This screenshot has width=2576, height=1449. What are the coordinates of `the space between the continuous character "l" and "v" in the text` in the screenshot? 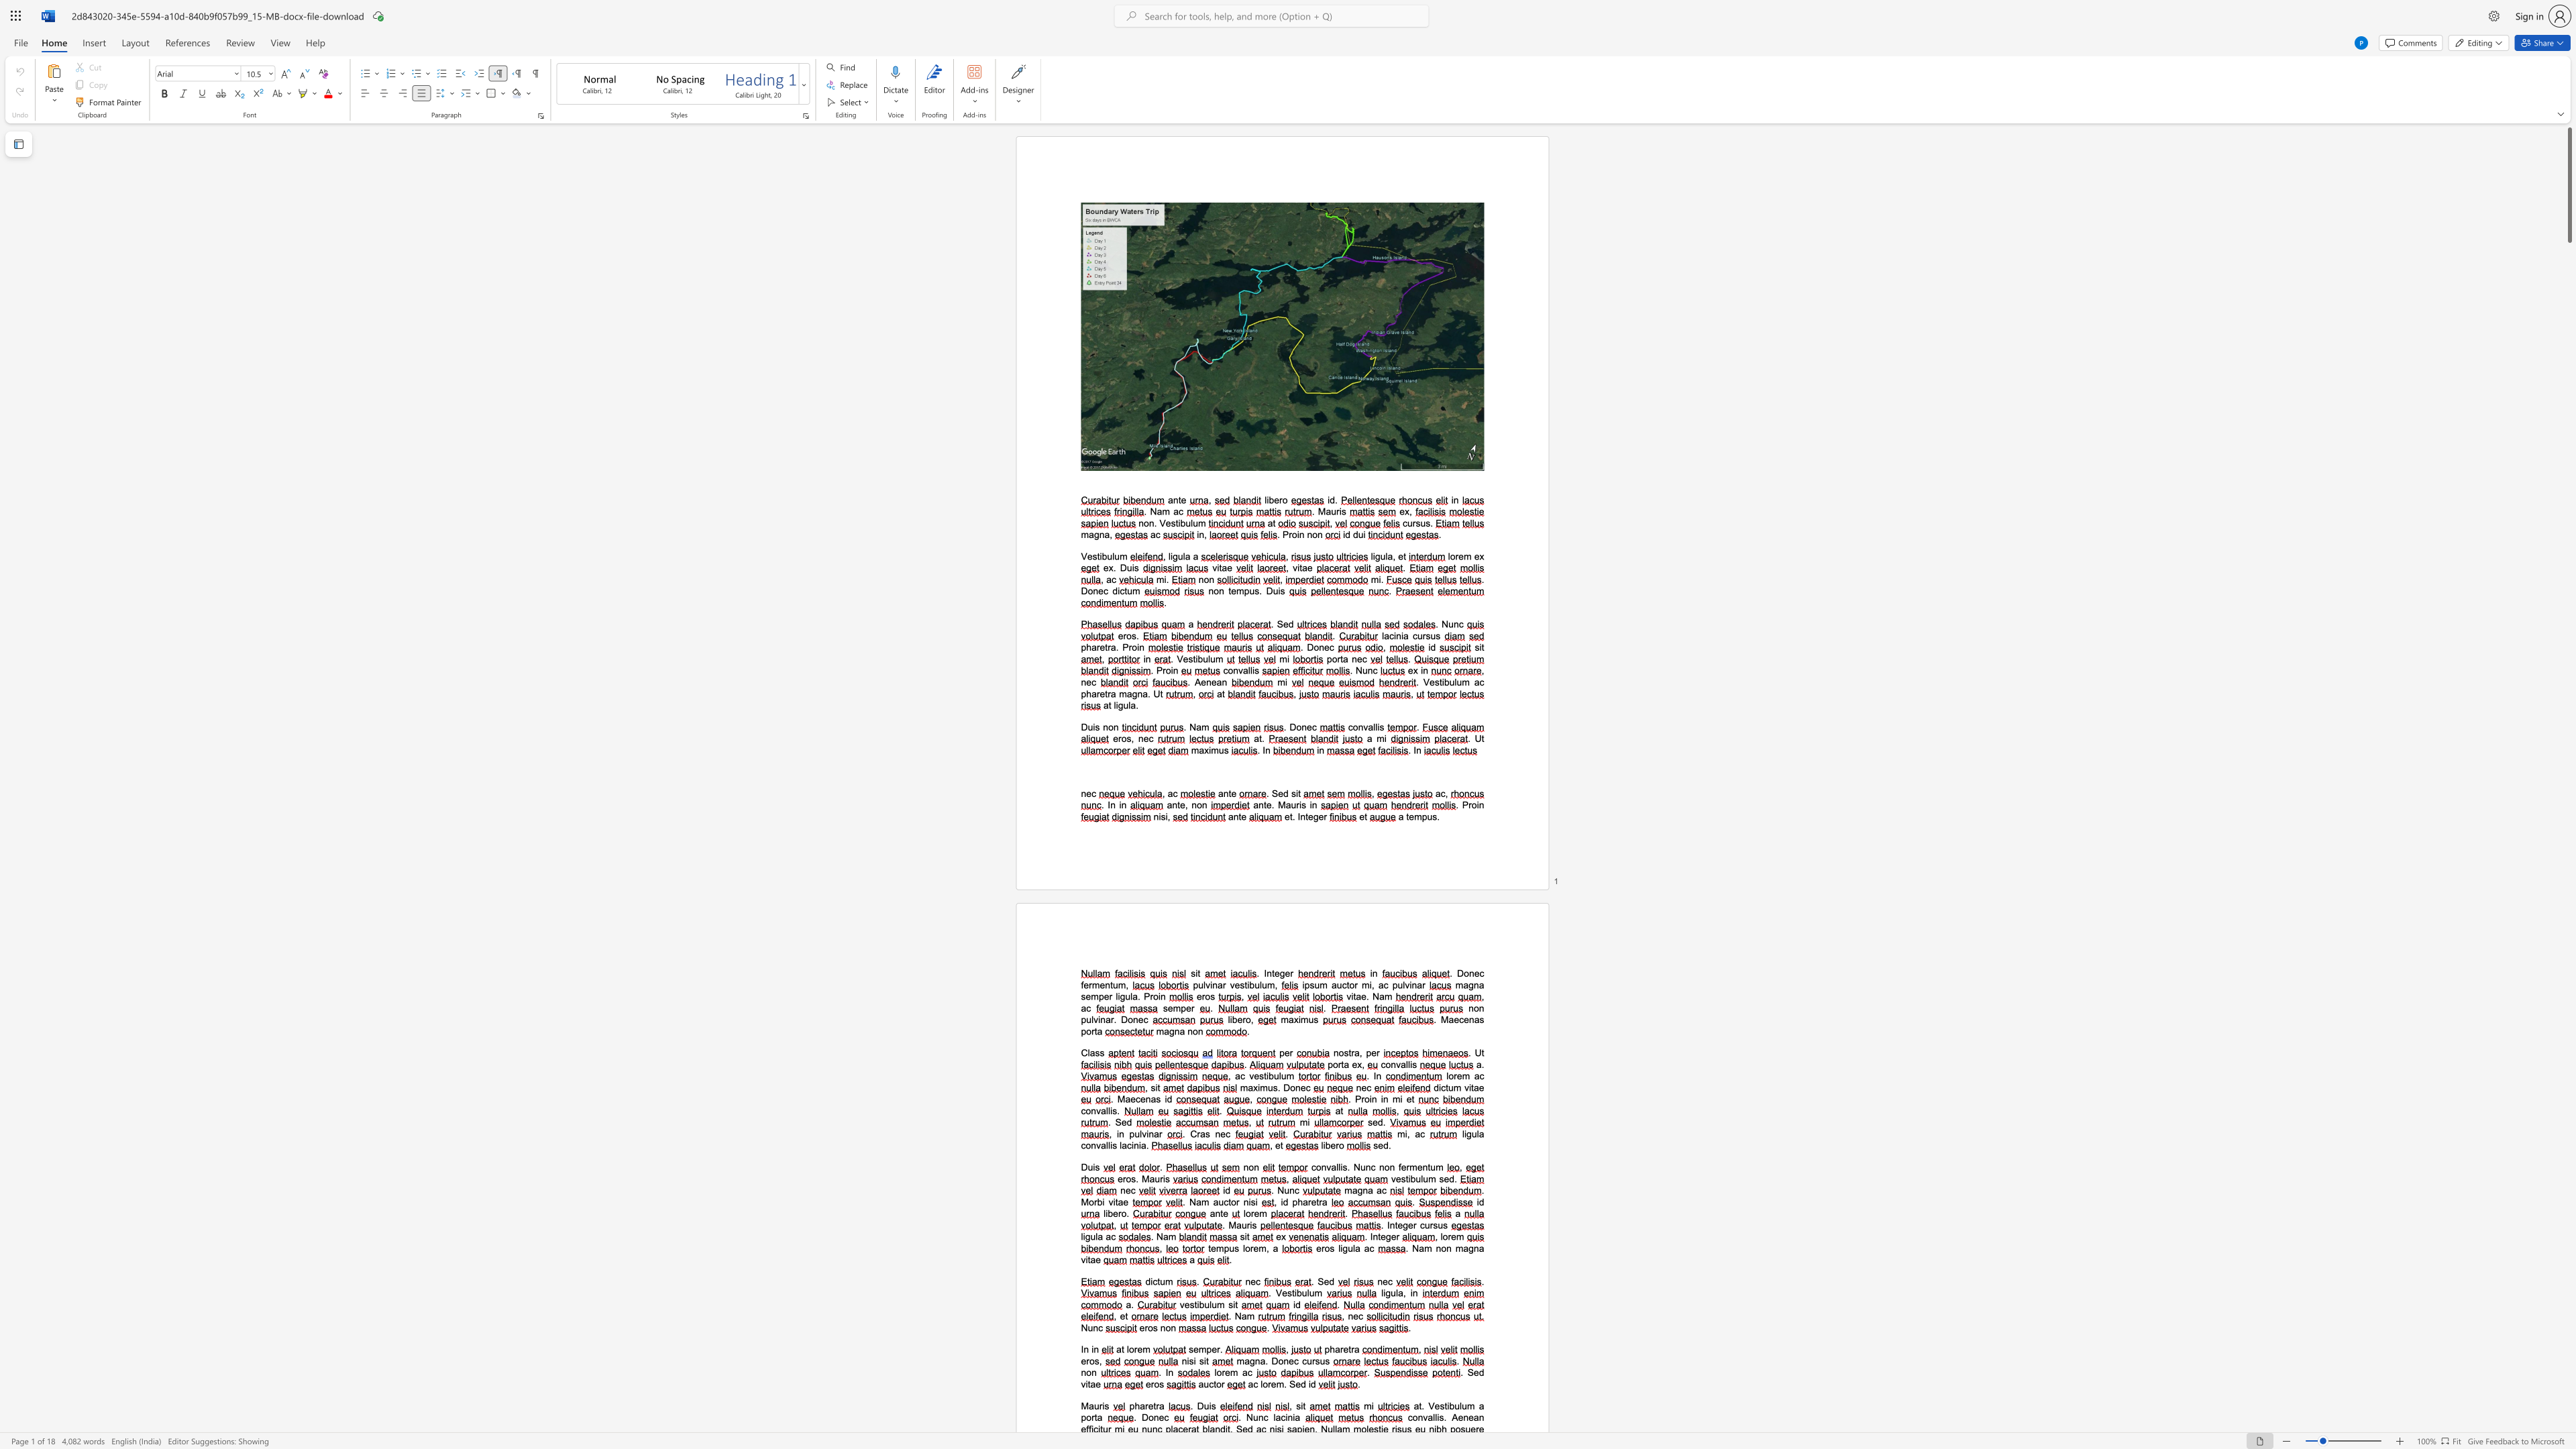 It's located at (1141, 1133).